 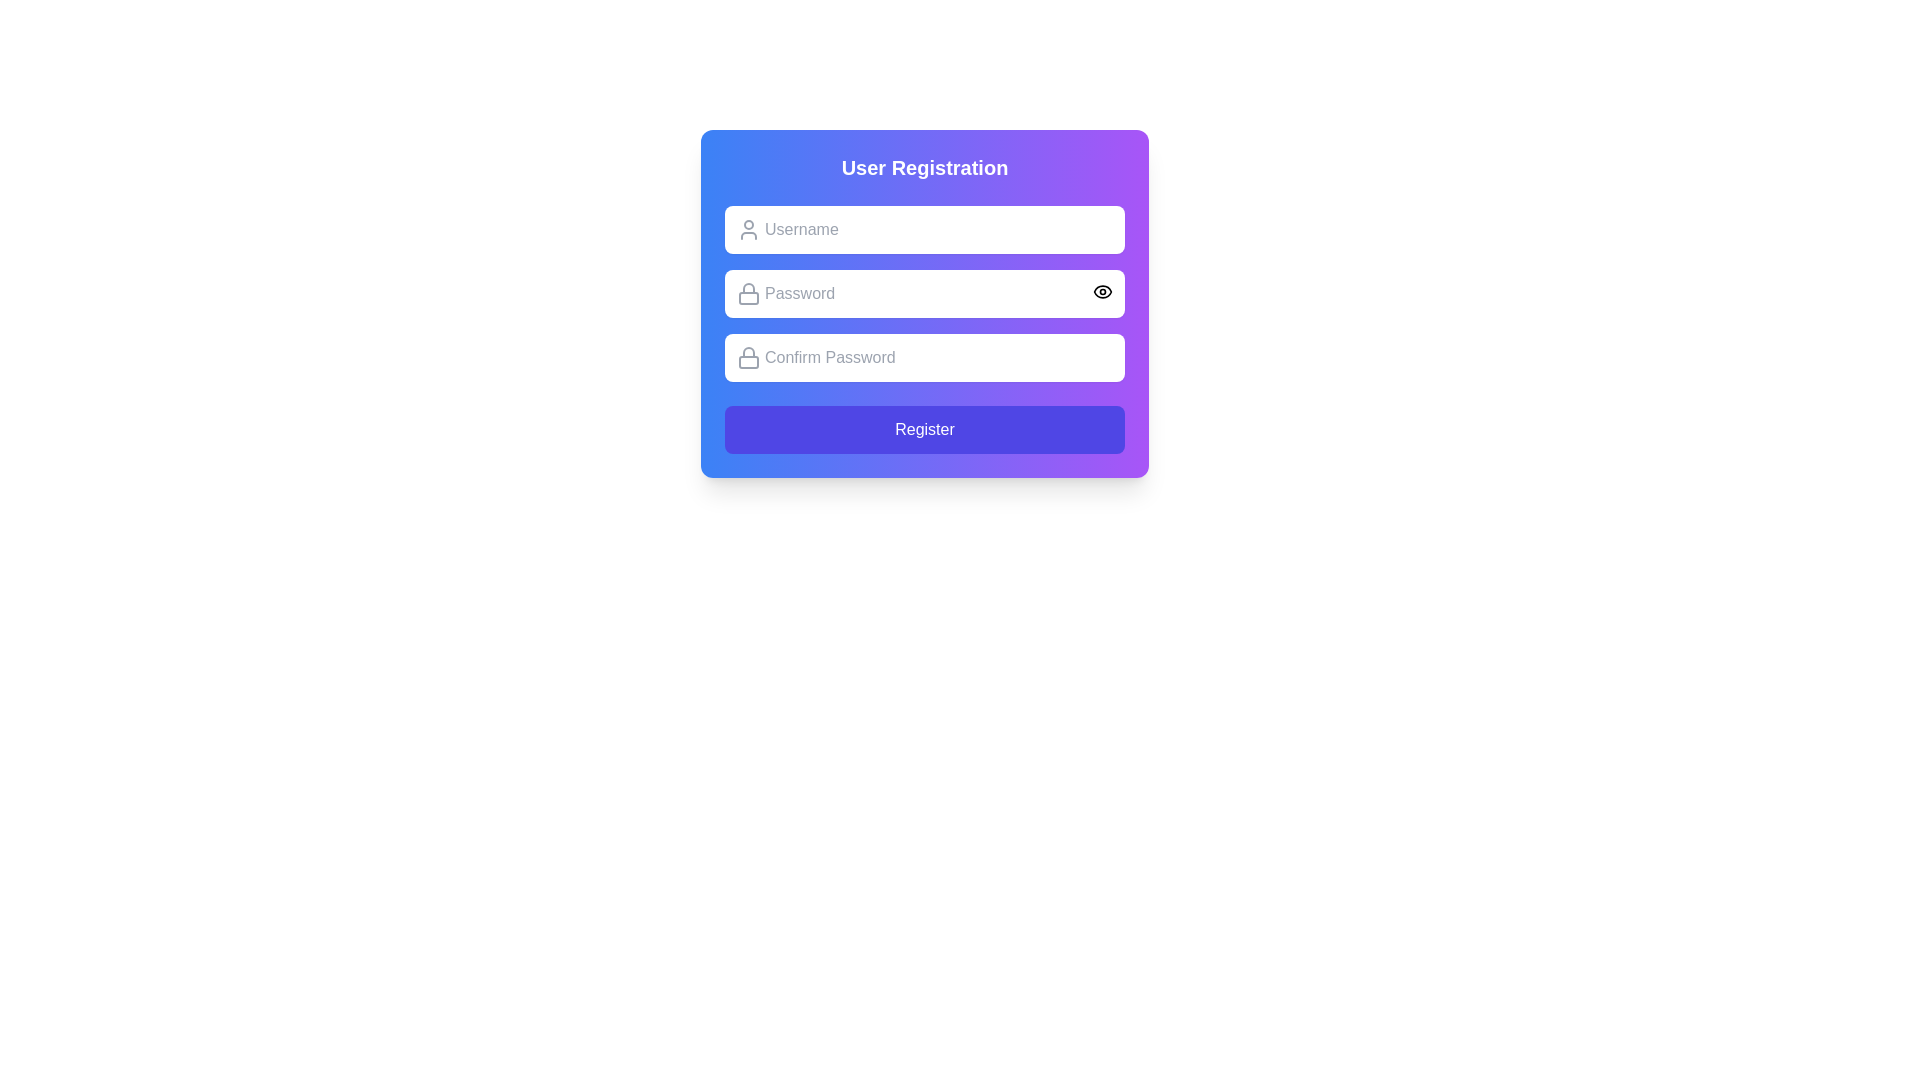 I want to click on the rectangular part of the lock icon located to the left of the 'Password' input field, so click(x=747, y=298).